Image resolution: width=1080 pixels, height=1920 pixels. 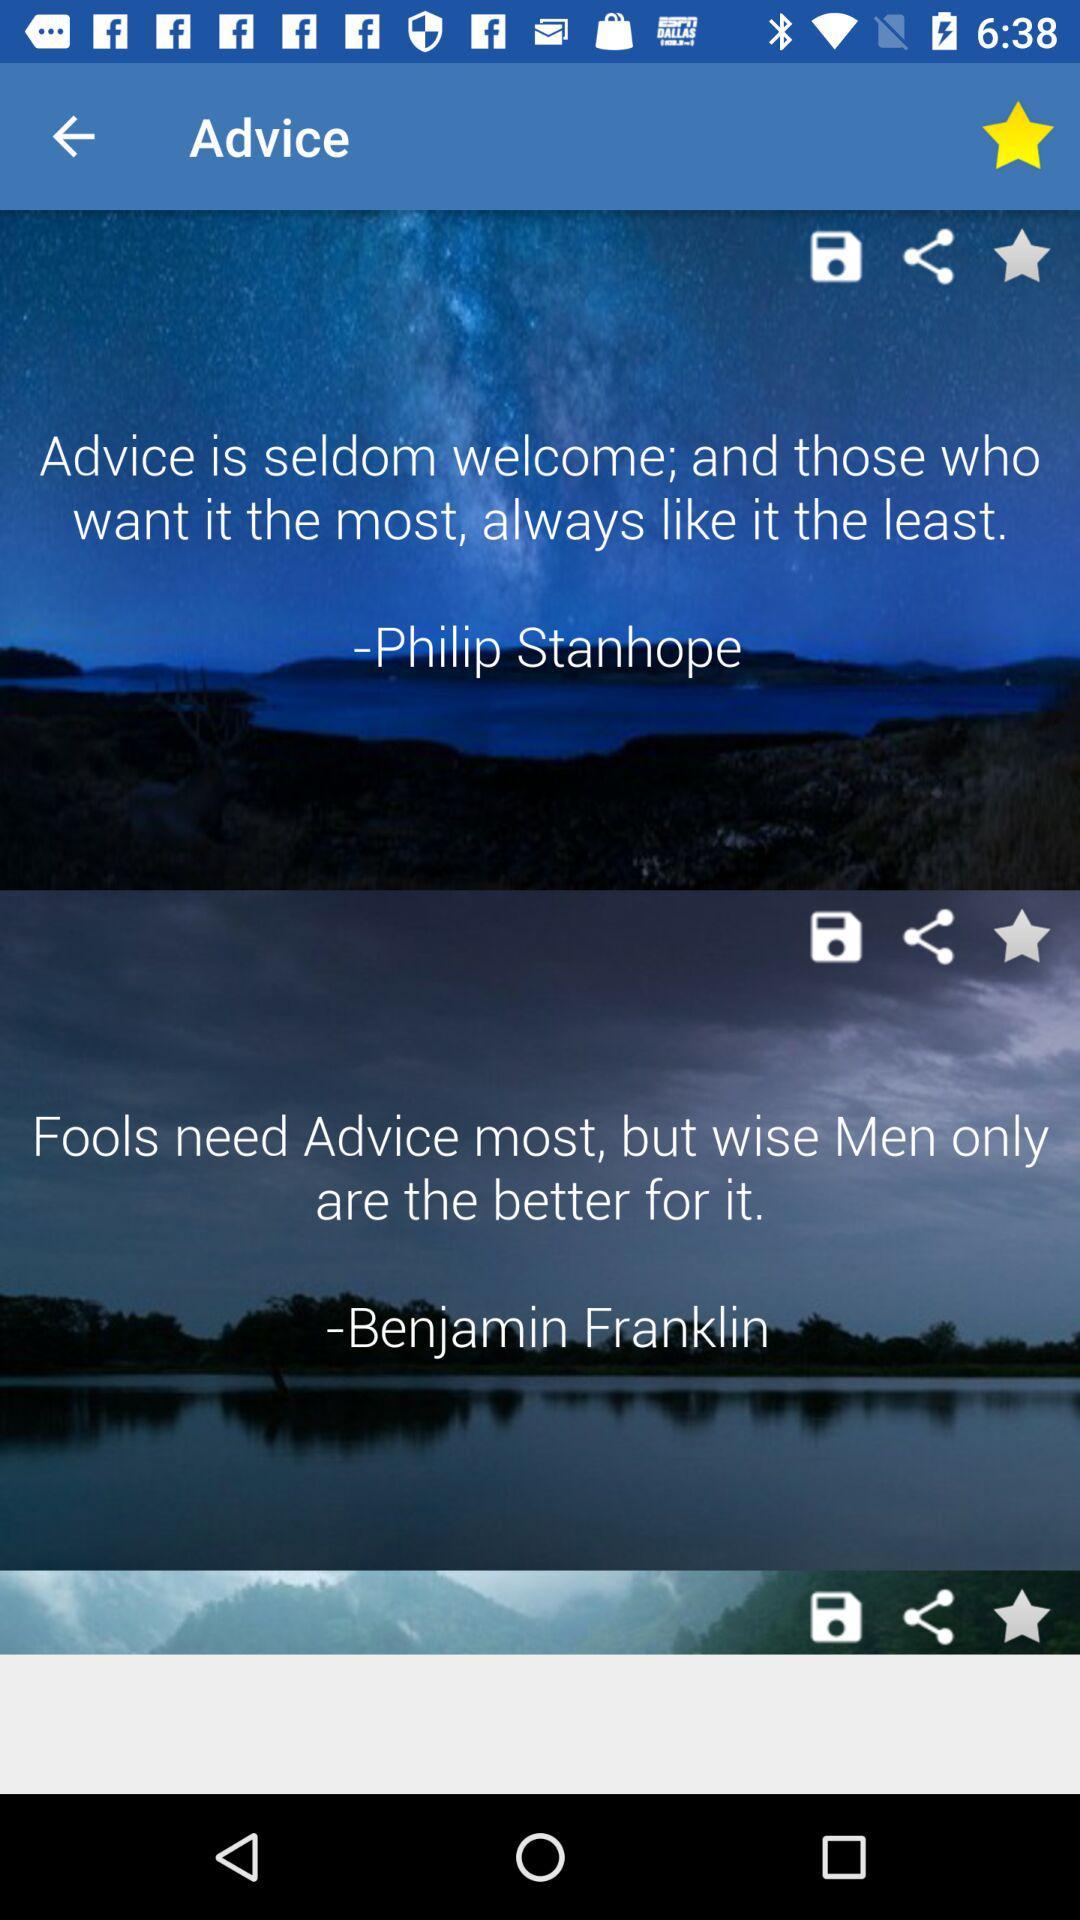 I want to click on camera, so click(x=836, y=935).